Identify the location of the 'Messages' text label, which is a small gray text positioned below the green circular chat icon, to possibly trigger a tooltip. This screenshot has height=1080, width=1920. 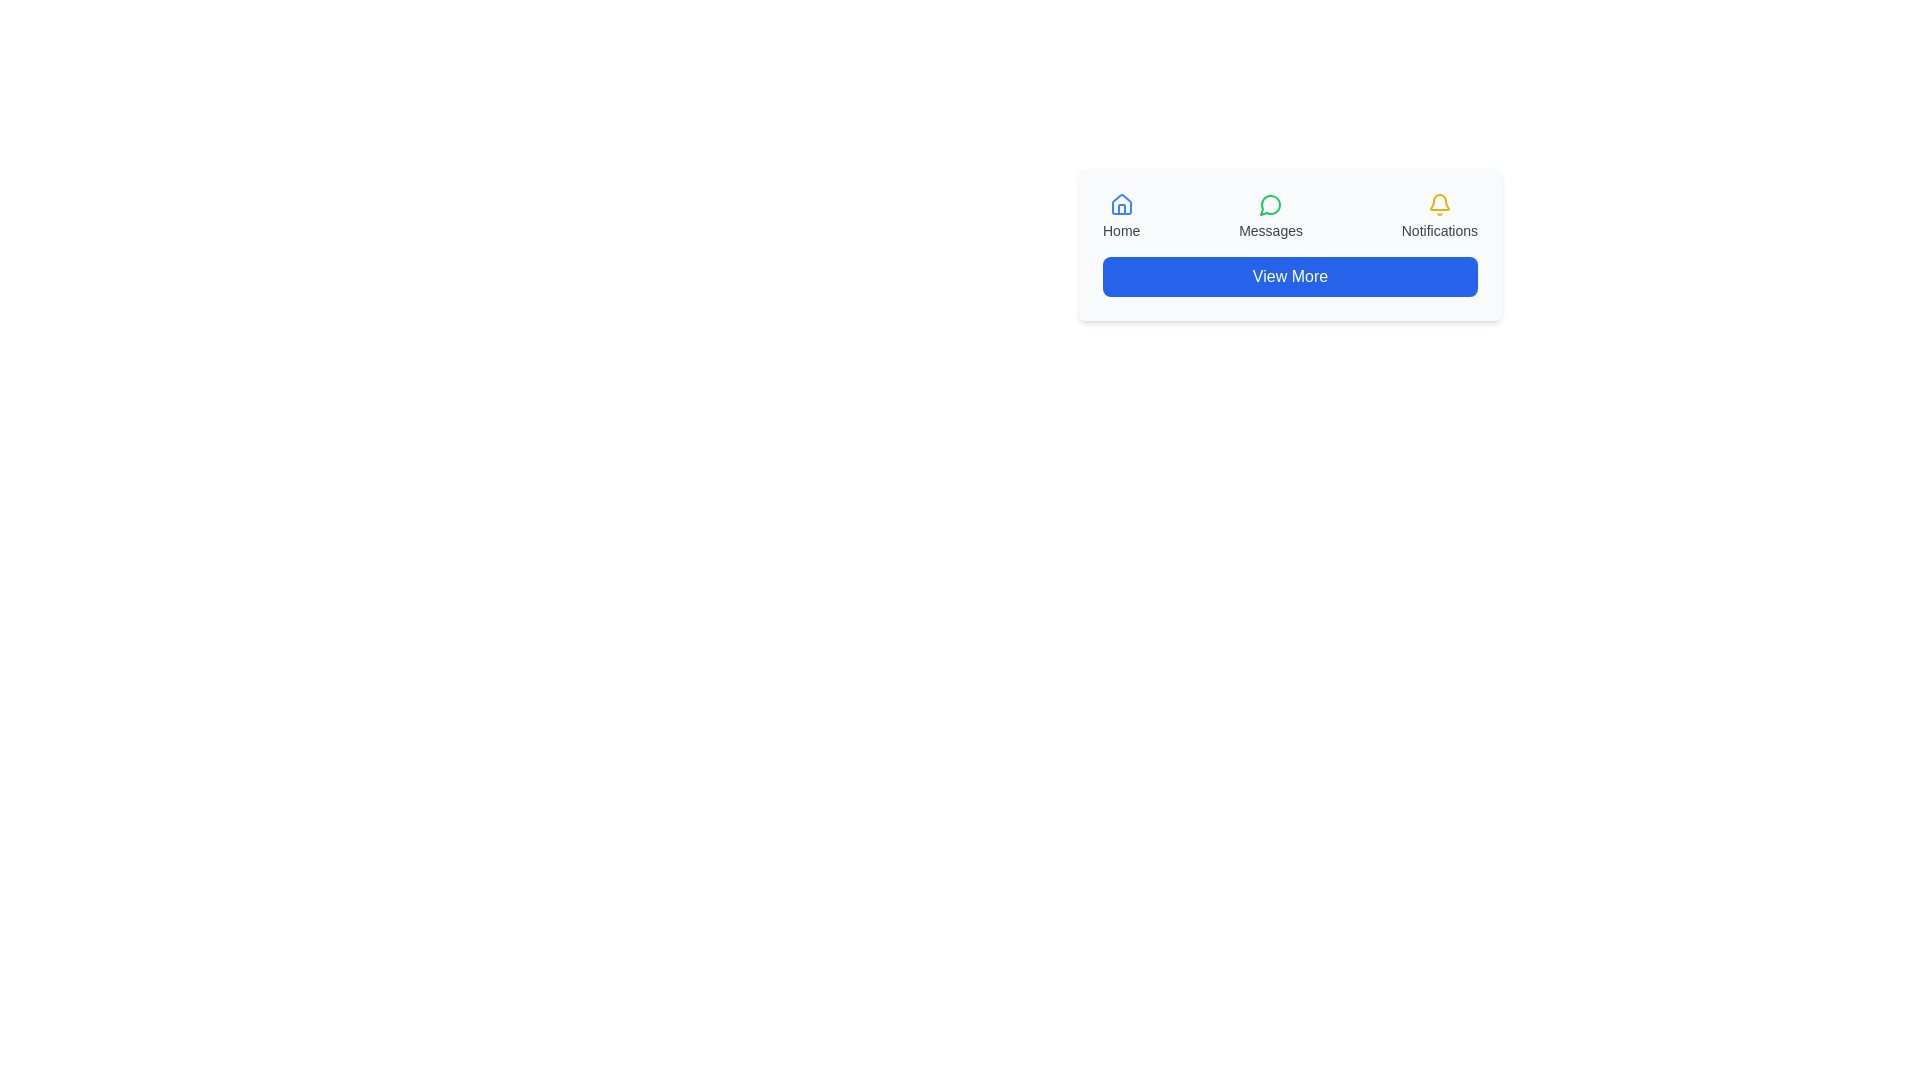
(1270, 230).